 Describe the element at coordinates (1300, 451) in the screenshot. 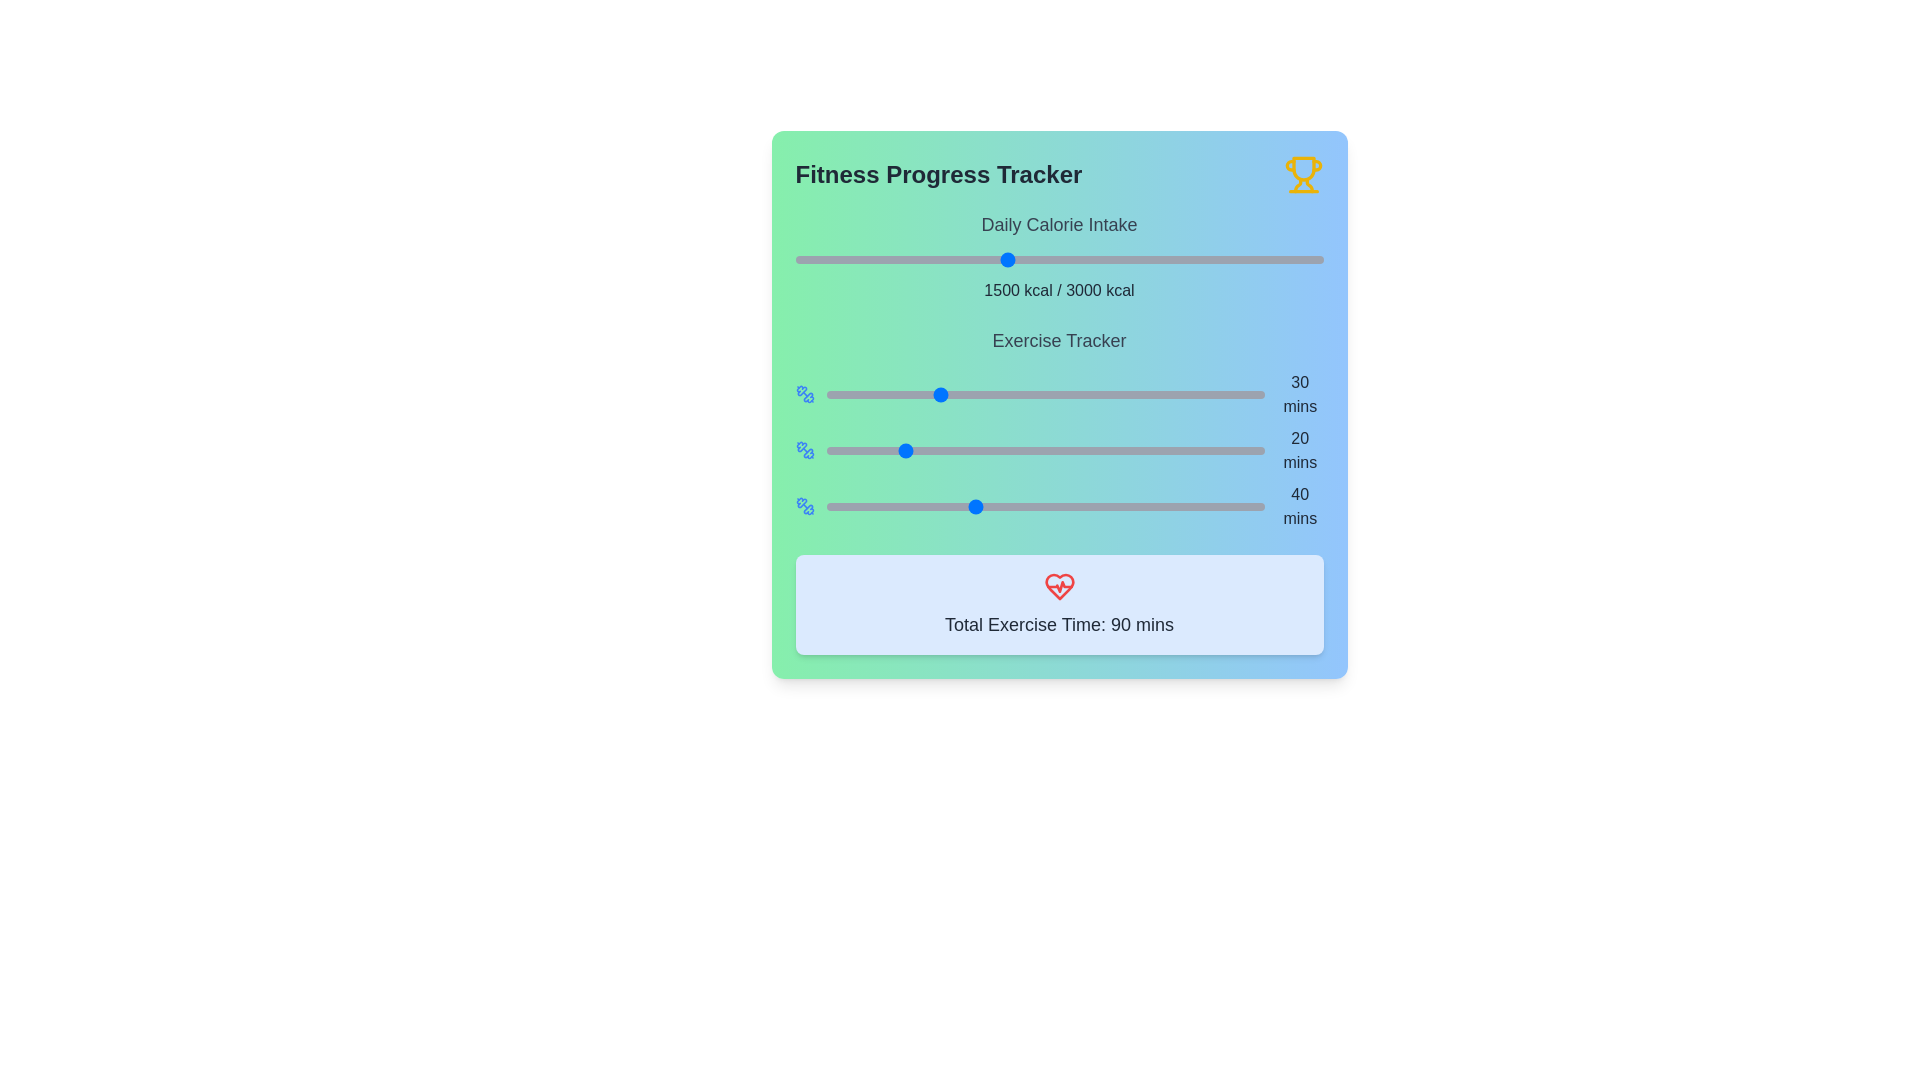

I see `the styled text label displaying '20 mins', which is positioned to the right of a horizontal slider under the 'Exercise Tracker' heading` at that location.